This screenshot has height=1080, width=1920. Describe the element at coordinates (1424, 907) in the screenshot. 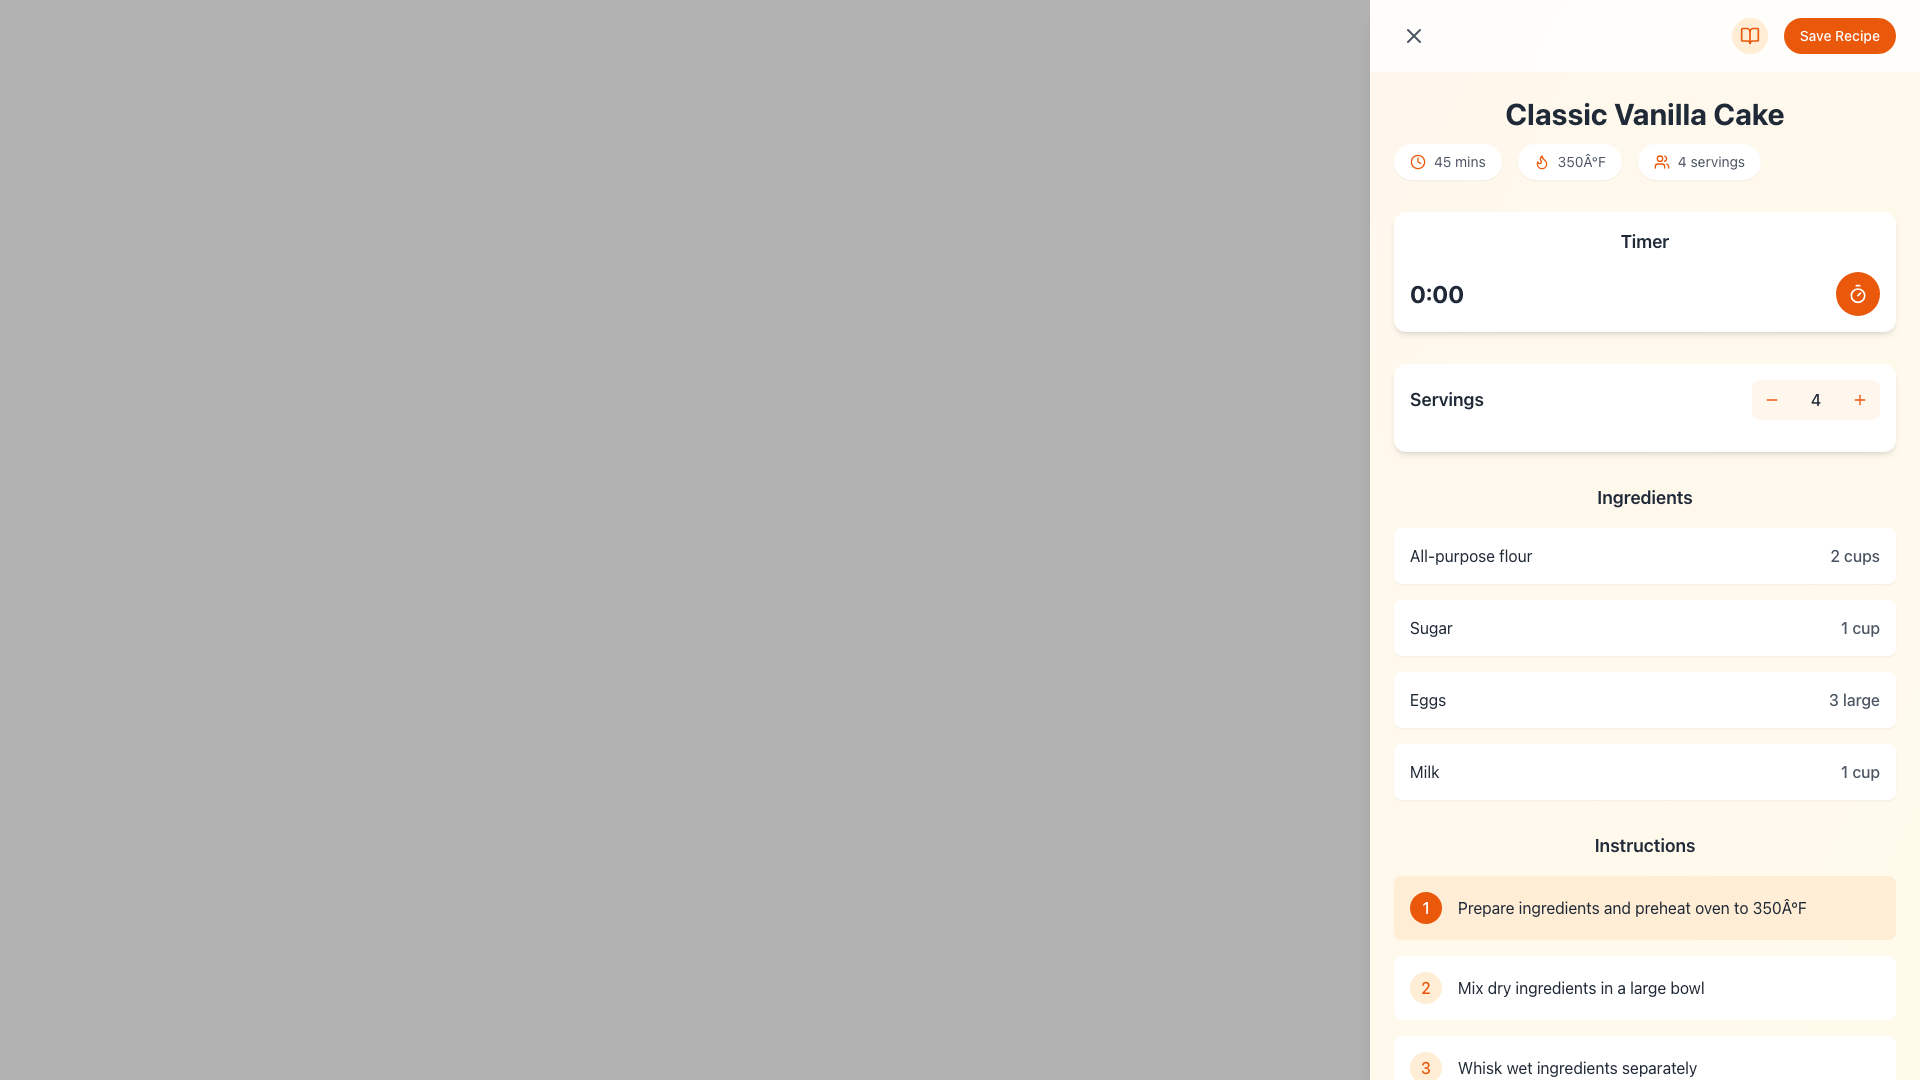

I see `displayed number on the circular orange label that marks the first step in the instructional list under the 'Instructions' section, aligned to the left of the text 'Prepare ingredients and preheat oven to 350°F'` at that location.